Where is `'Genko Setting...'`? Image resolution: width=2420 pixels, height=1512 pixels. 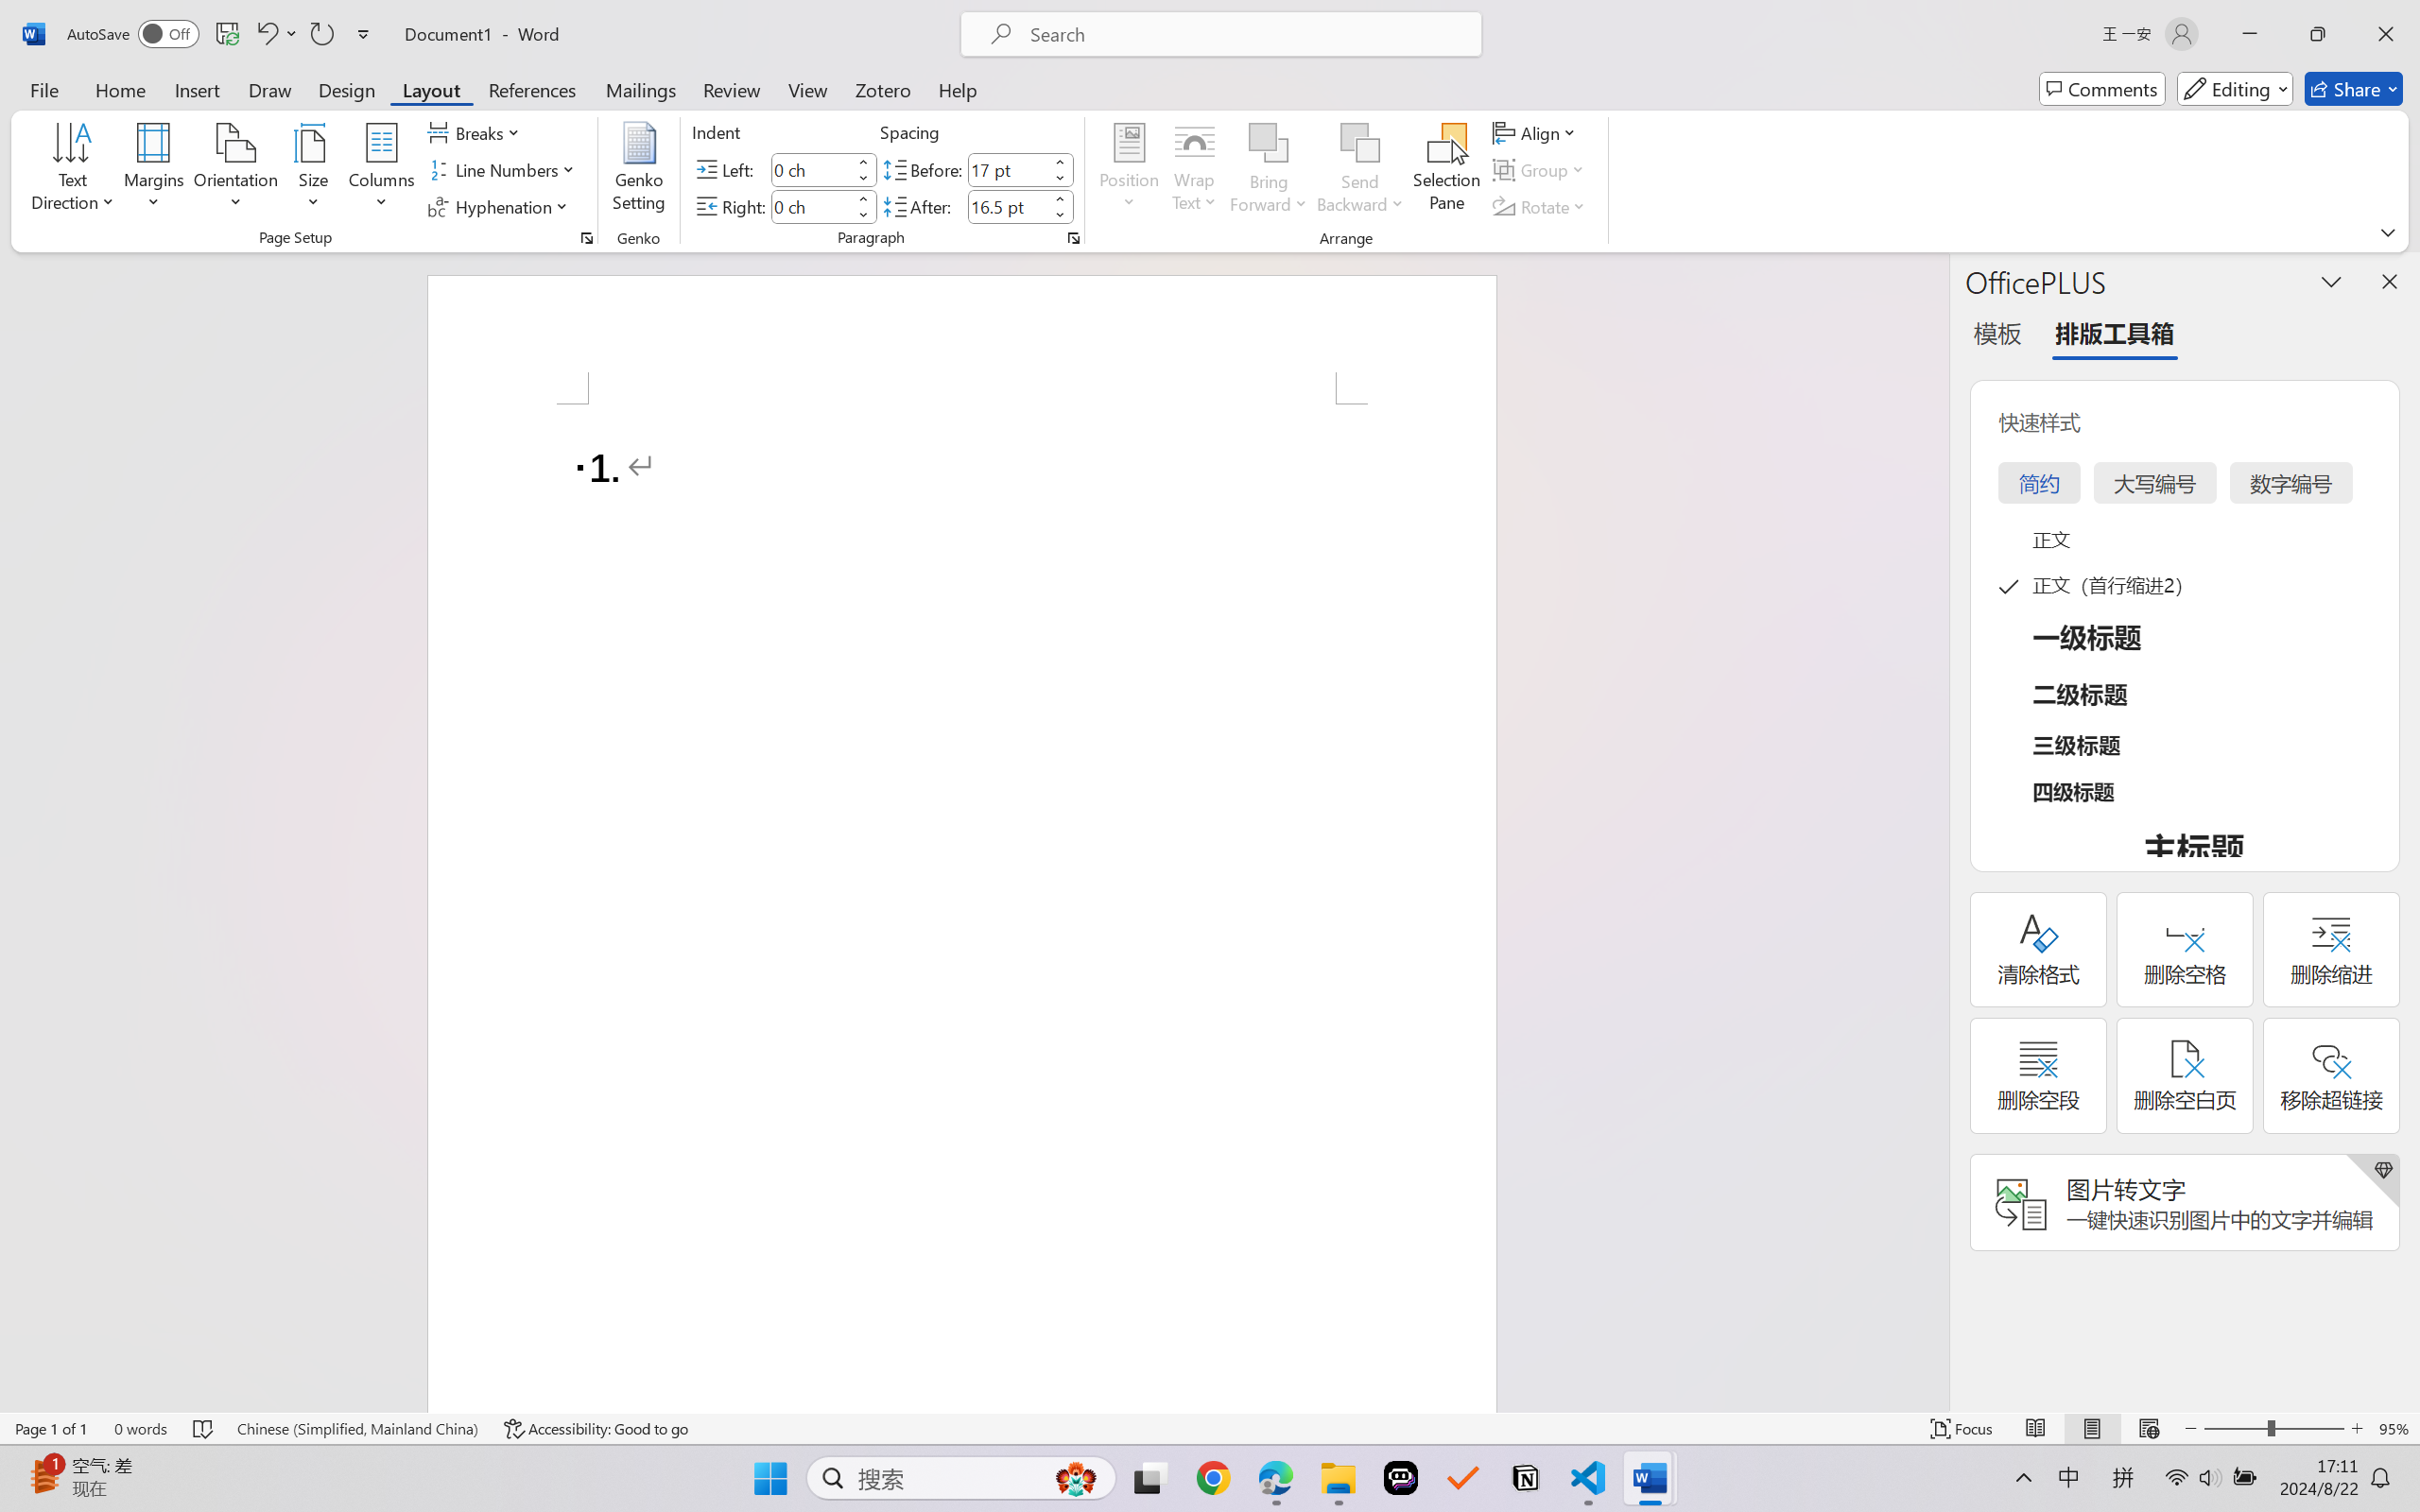 'Genko Setting...' is located at coordinates (640, 170).